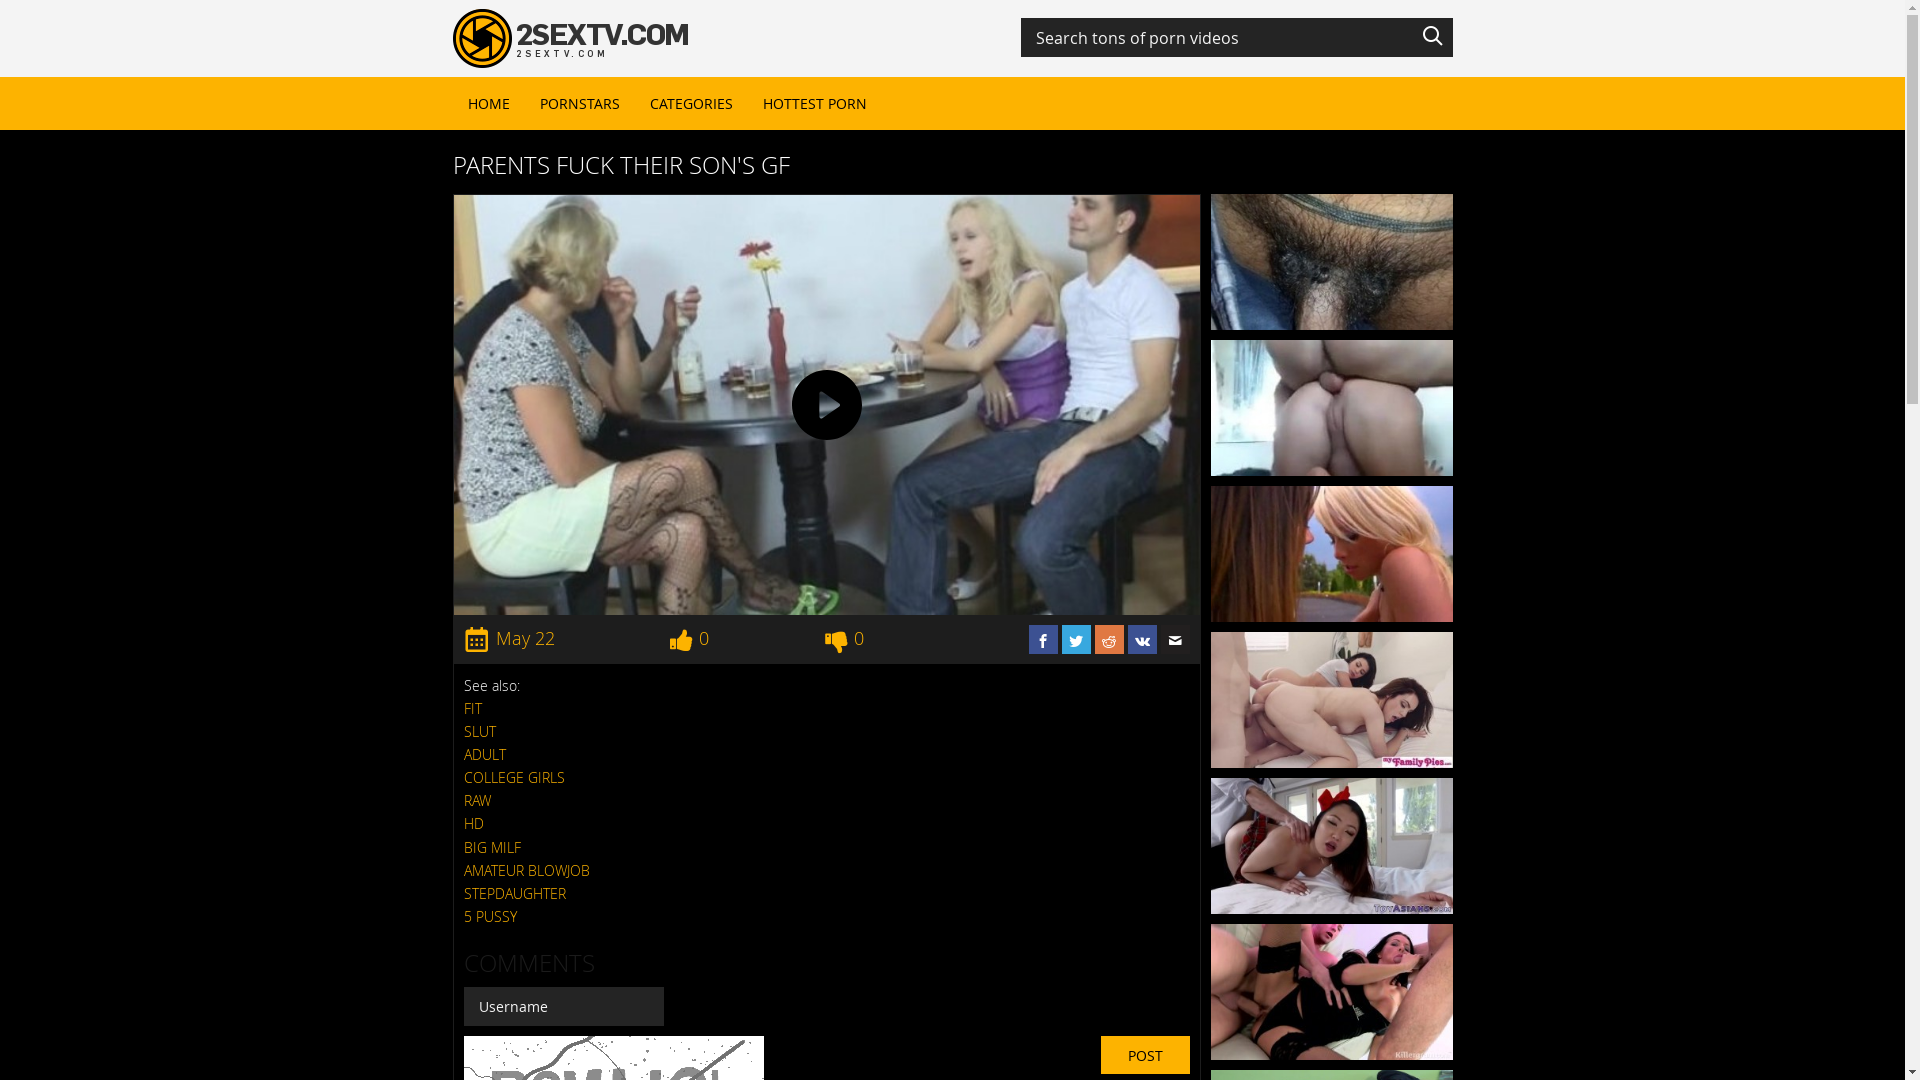  Describe the element at coordinates (490, 916) in the screenshot. I see `'5 PUSSY'` at that location.